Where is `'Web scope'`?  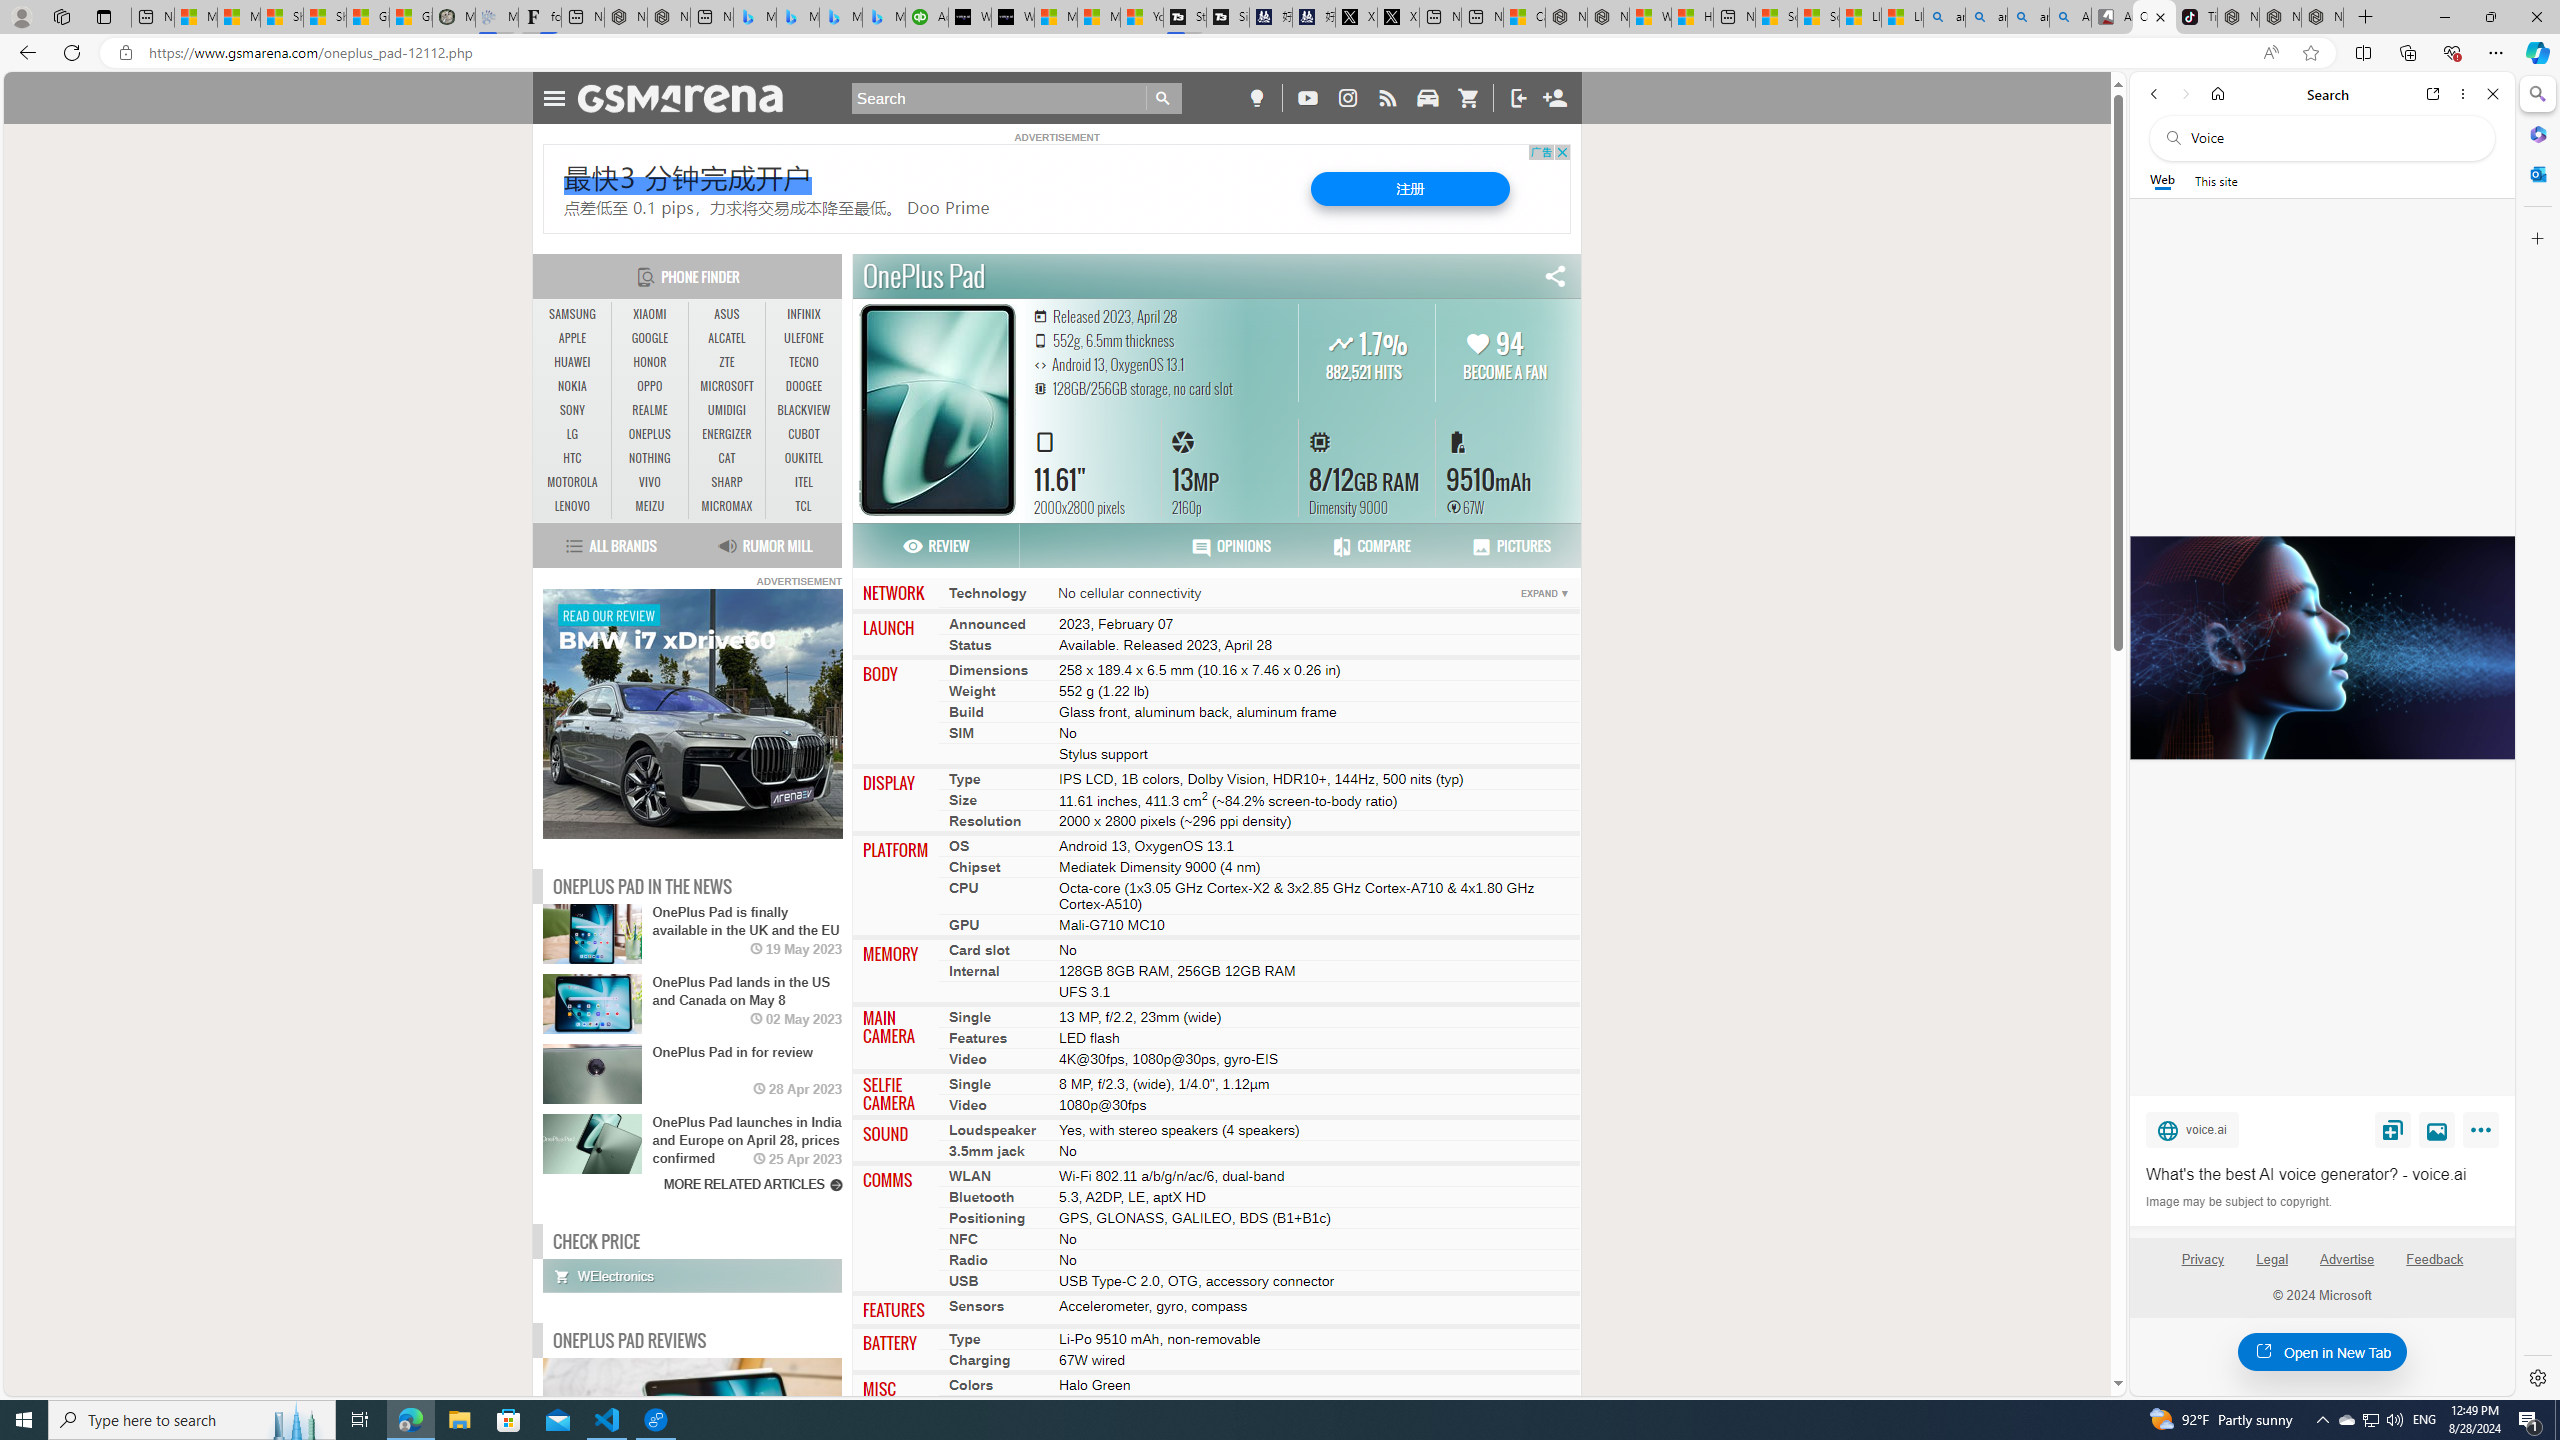
'Web scope' is located at coordinates (2162, 180).